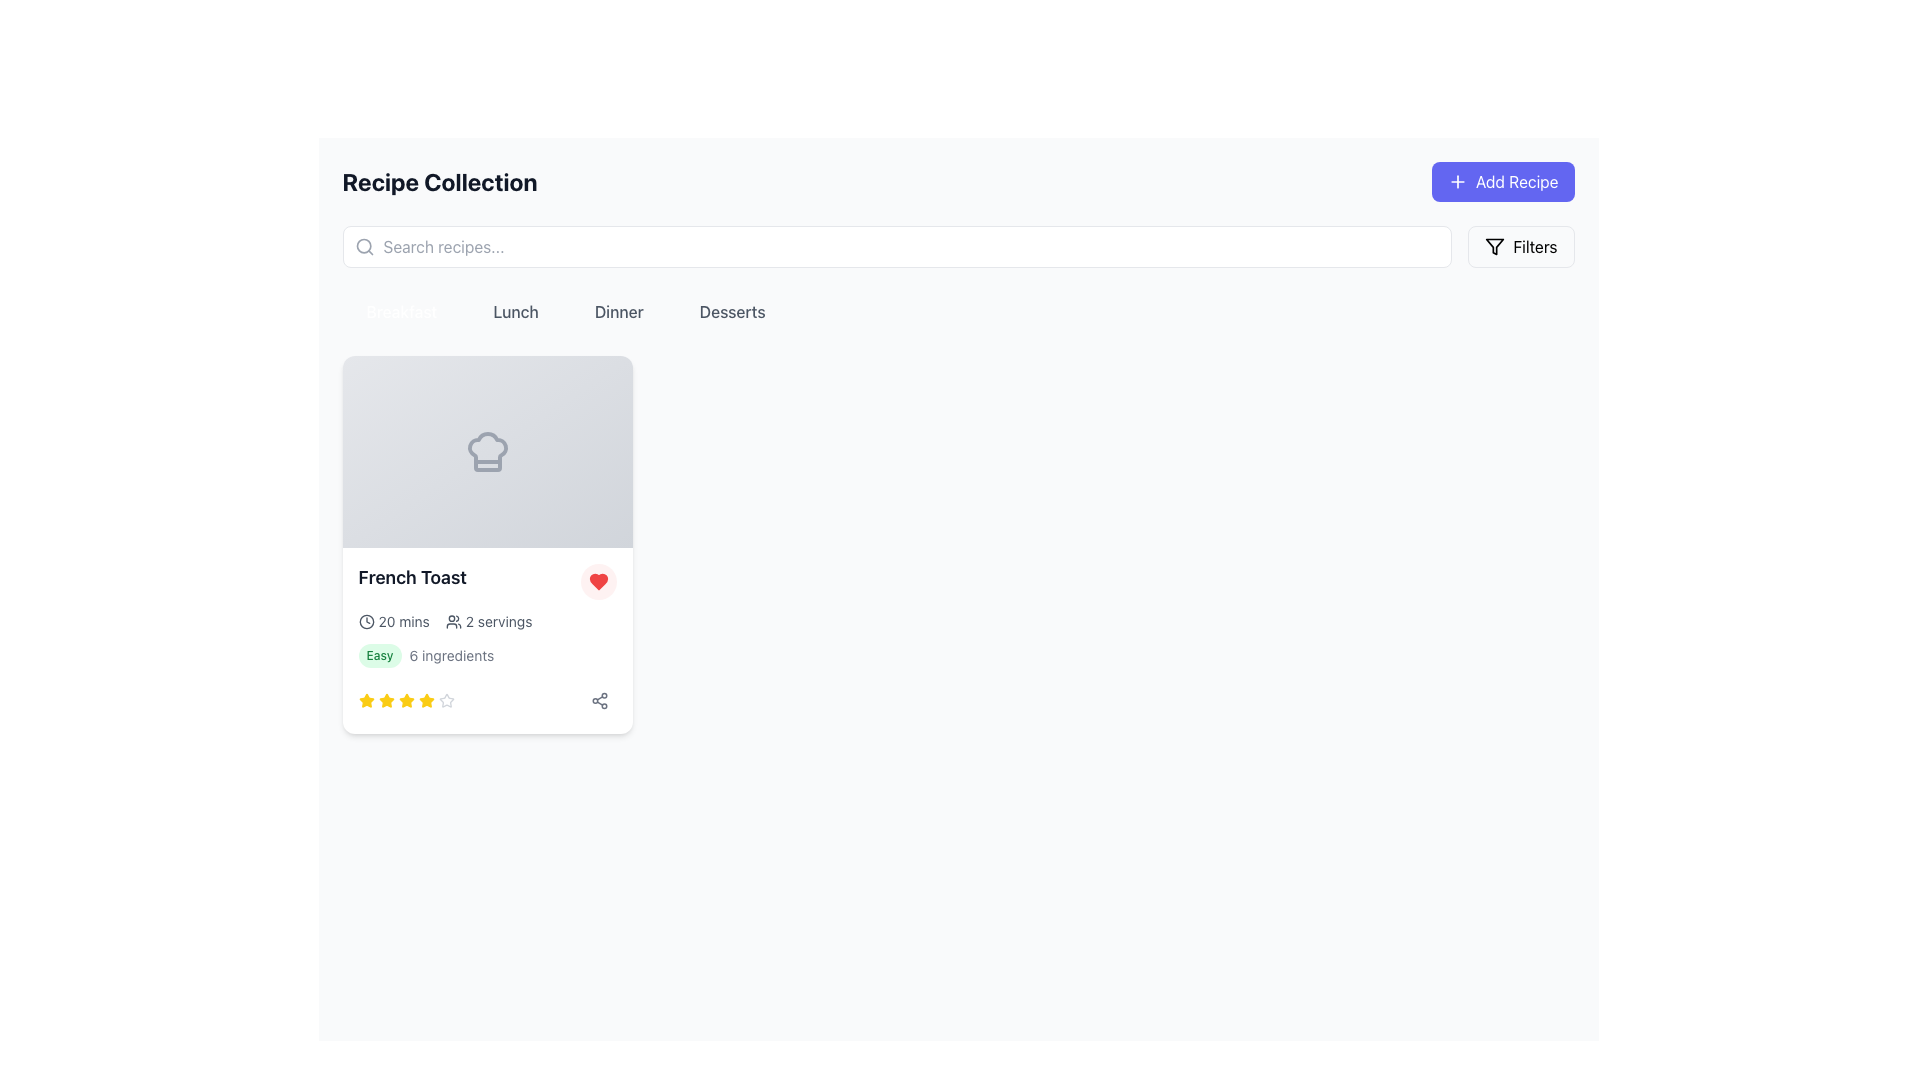 The height and width of the screenshot is (1080, 1920). Describe the element at coordinates (957, 312) in the screenshot. I see `the 'Breakfast', 'Lunch', 'Dinner', or 'Desserts' button in the Button Group located below the search bar and above the list of recipe cards` at that location.